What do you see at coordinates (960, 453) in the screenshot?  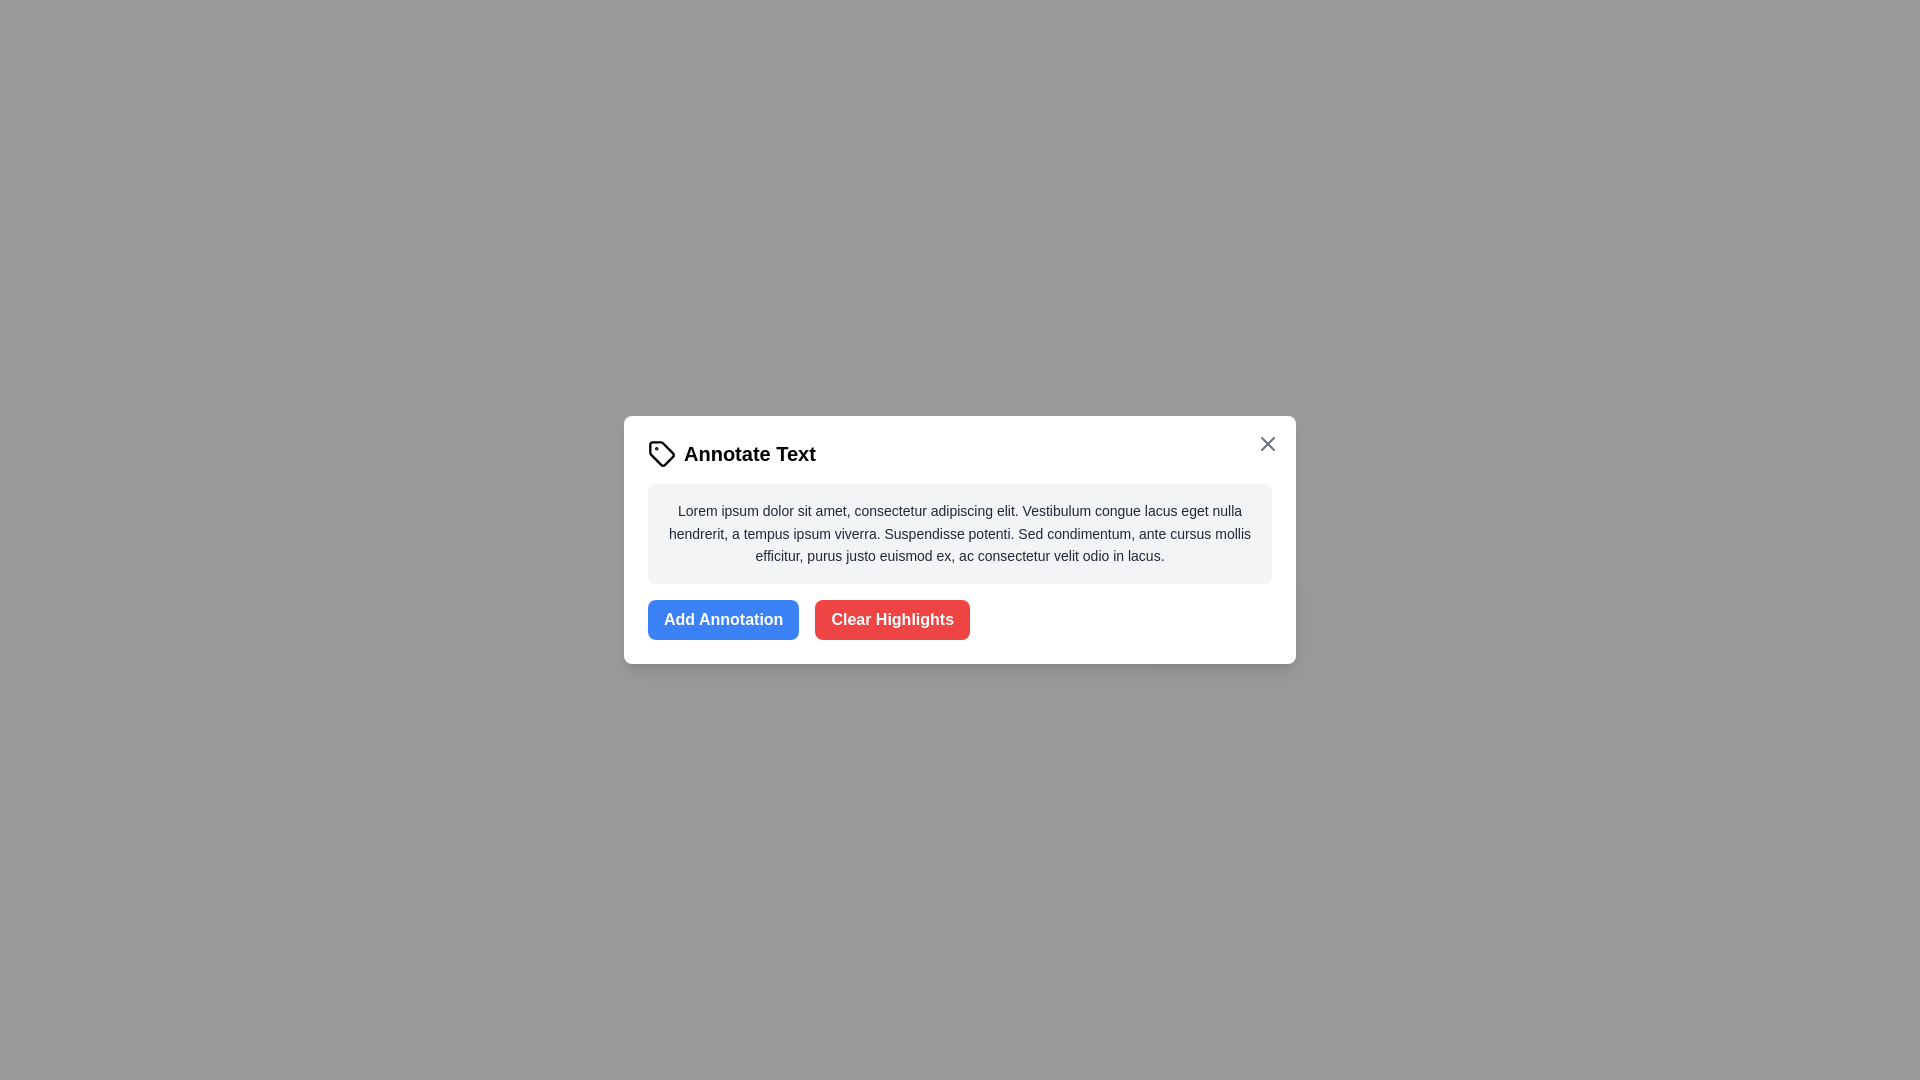 I see `the dialog title to interact with it` at bounding box center [960, 453].